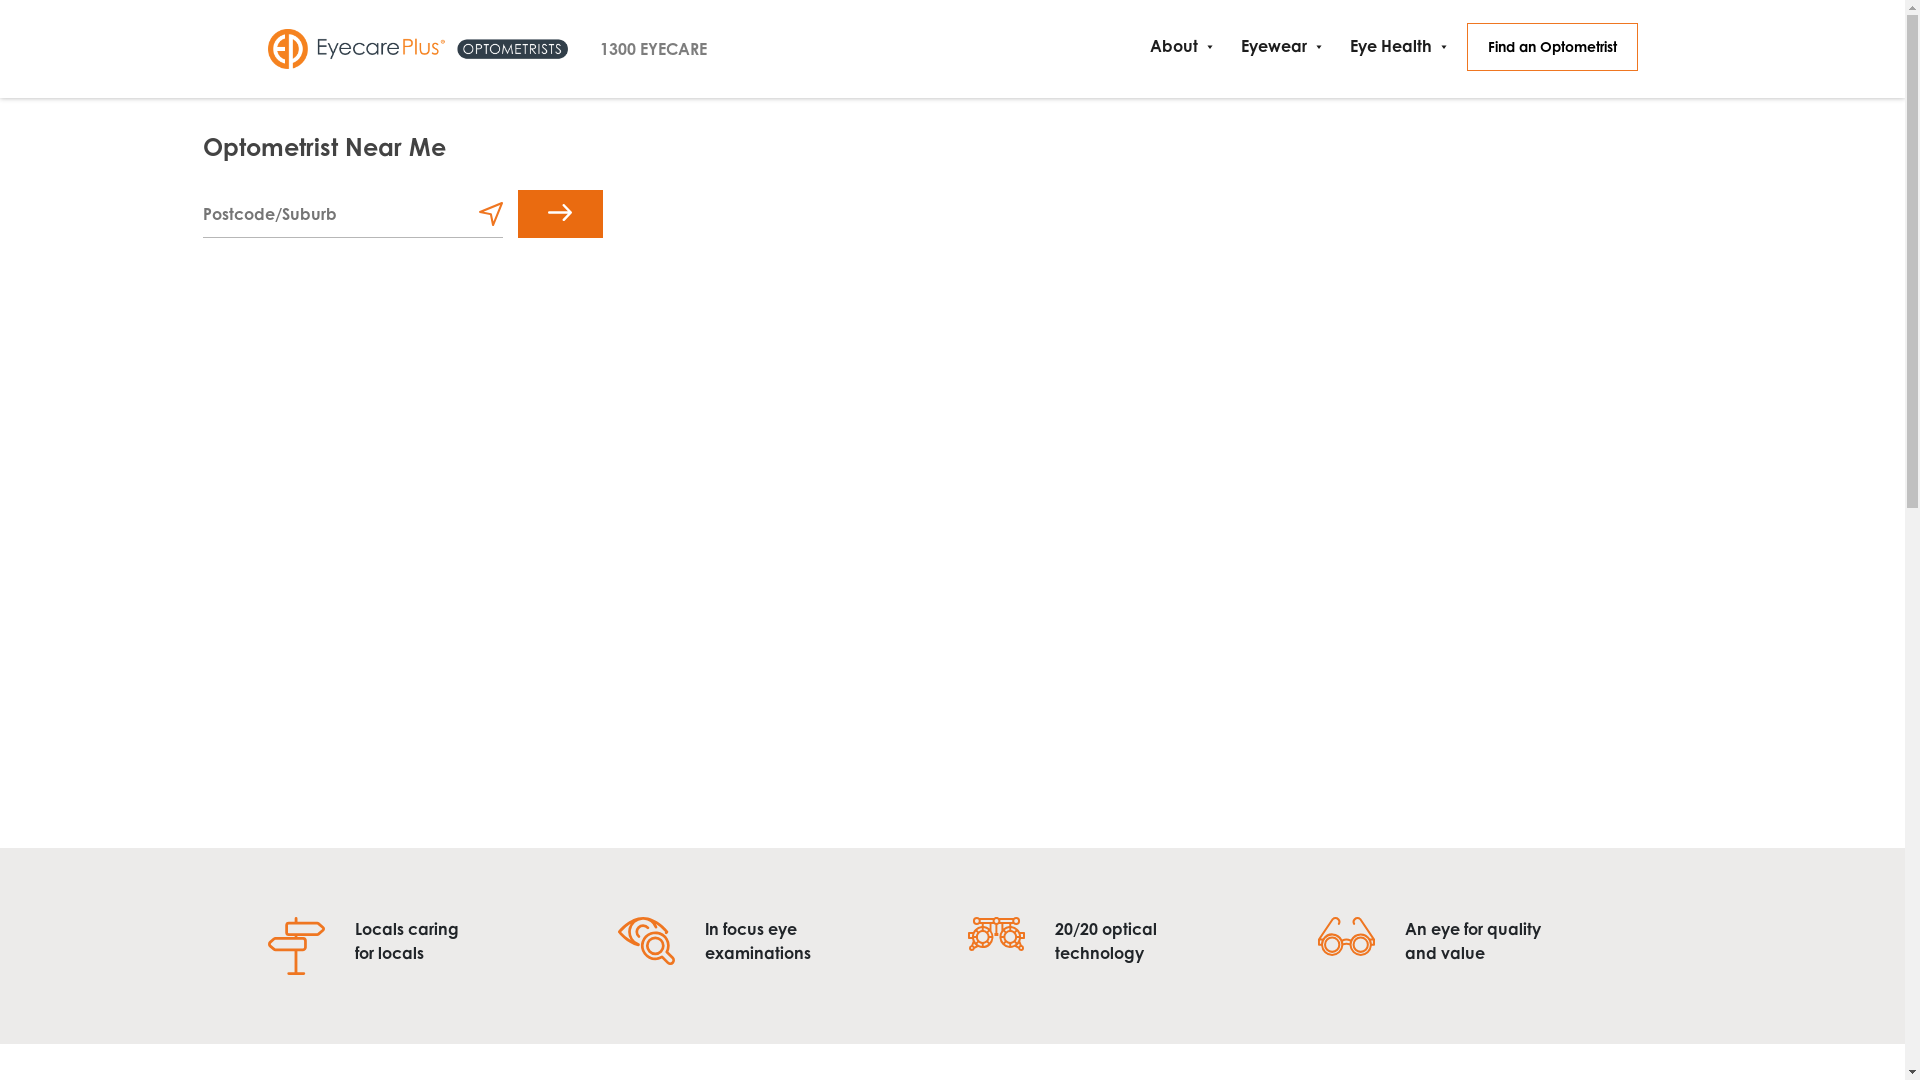 The height and width of the screenshot is (1080, 1920). Describe the element at coordinates (1393, 45) in the screenshot. I see `'Eye Health'` at that location.